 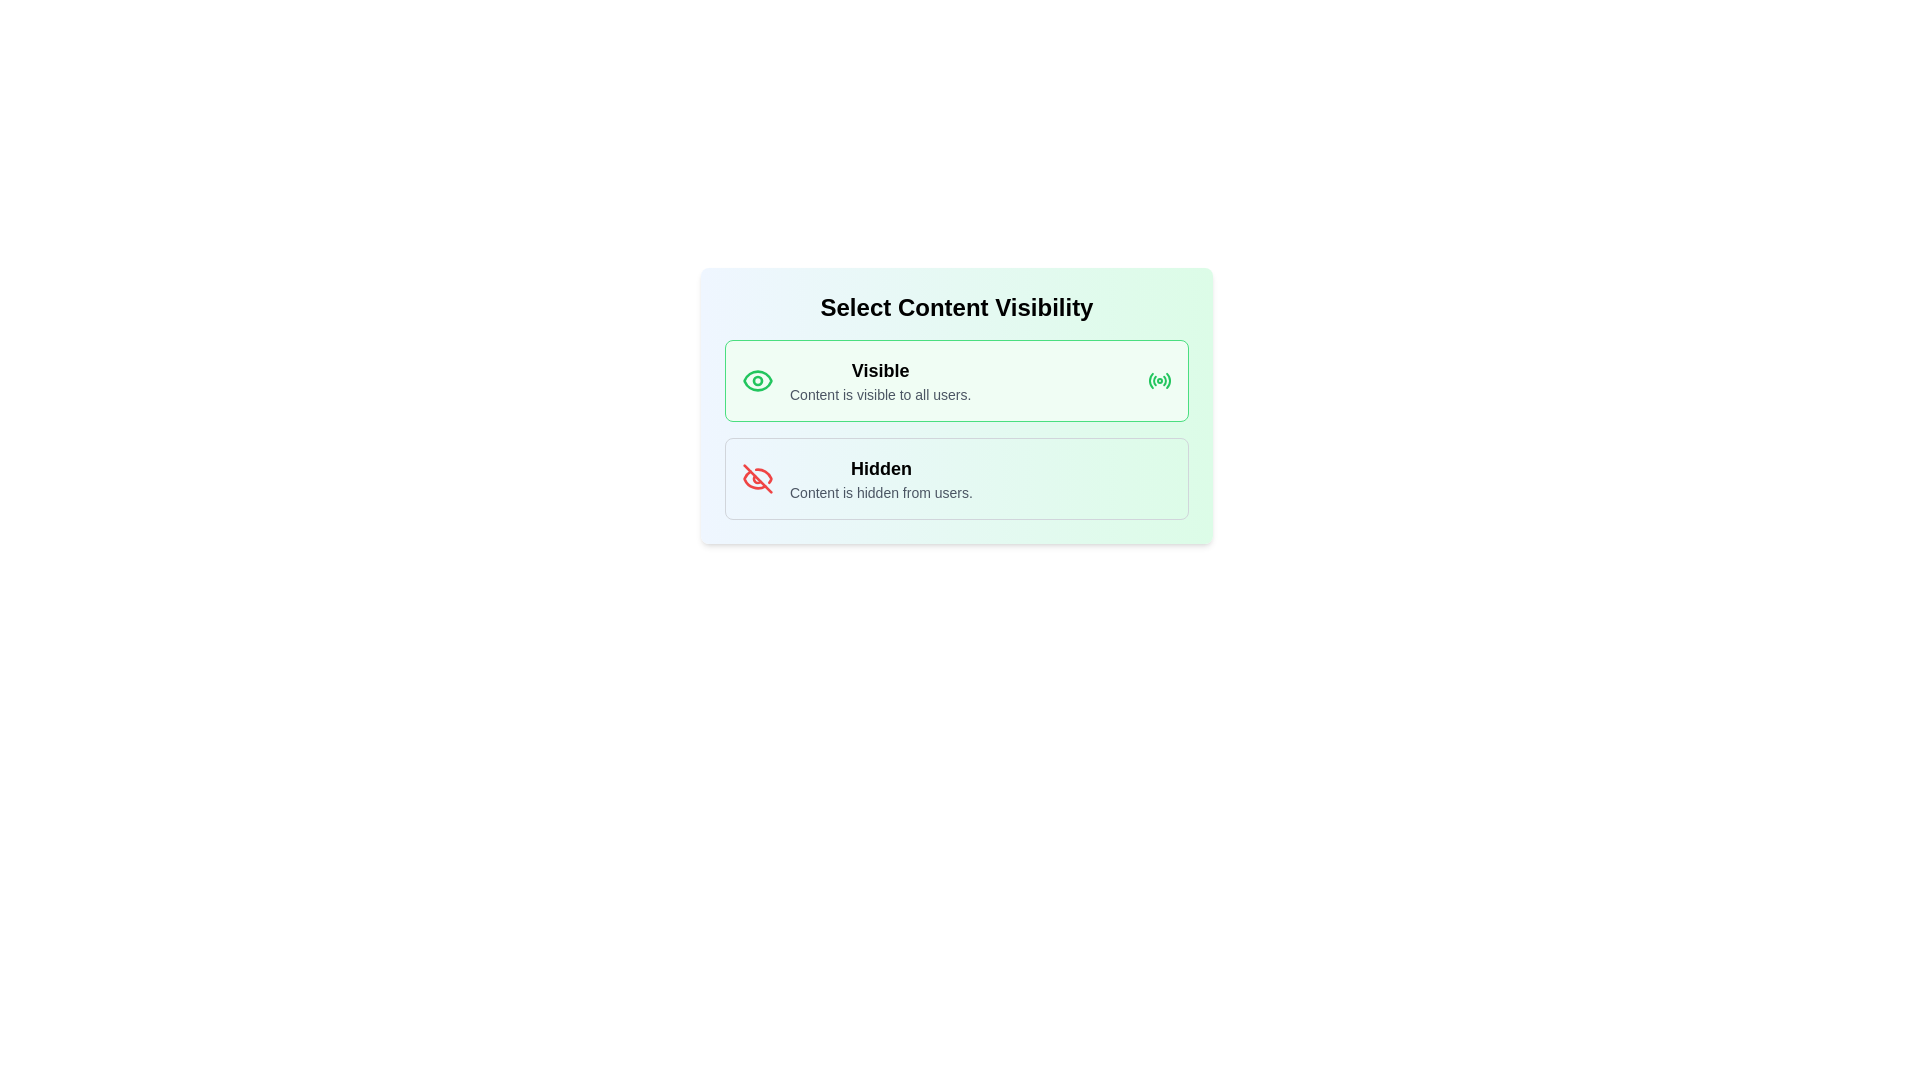 What do you see at coordinates (880, 394) in the screenshot?
I see `the text label displaying 'Content is visible to all users.' which is located below the heading 'Visible' in the green-bordered panel labeled 'Visible.'` at bounding box center [880, 394].